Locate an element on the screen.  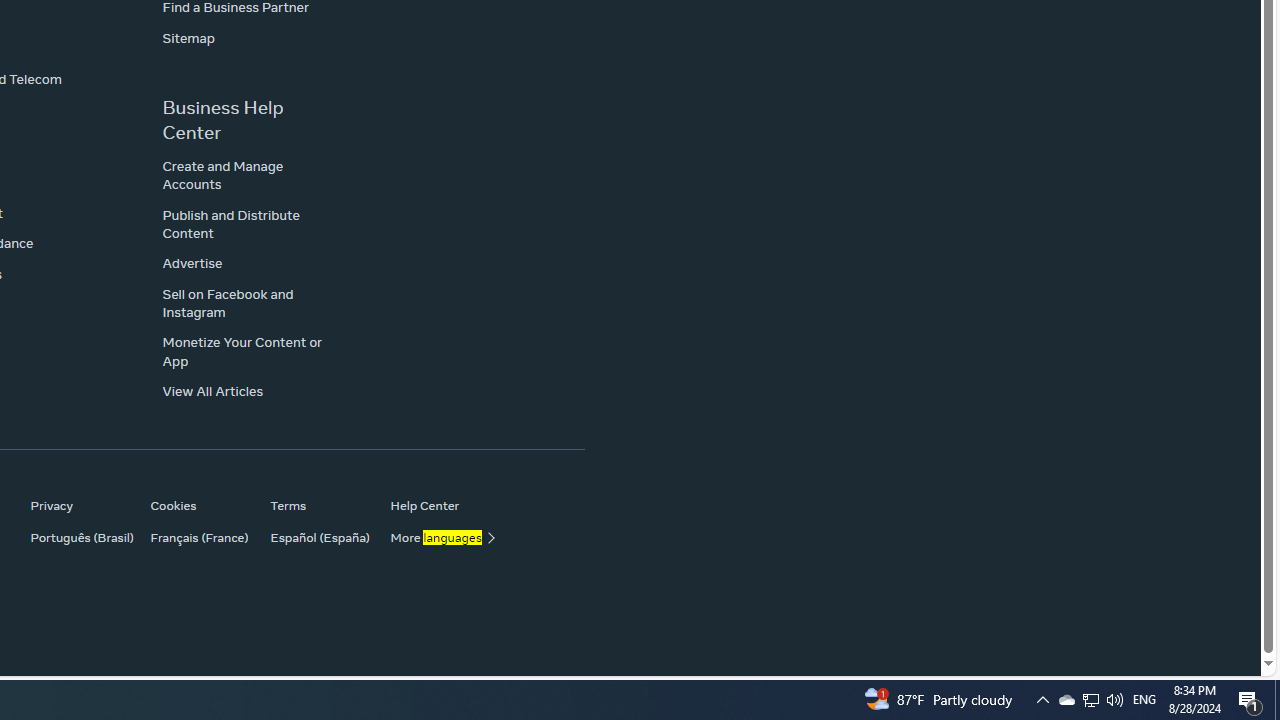
'More languages' is located at coordinates (439, 536).